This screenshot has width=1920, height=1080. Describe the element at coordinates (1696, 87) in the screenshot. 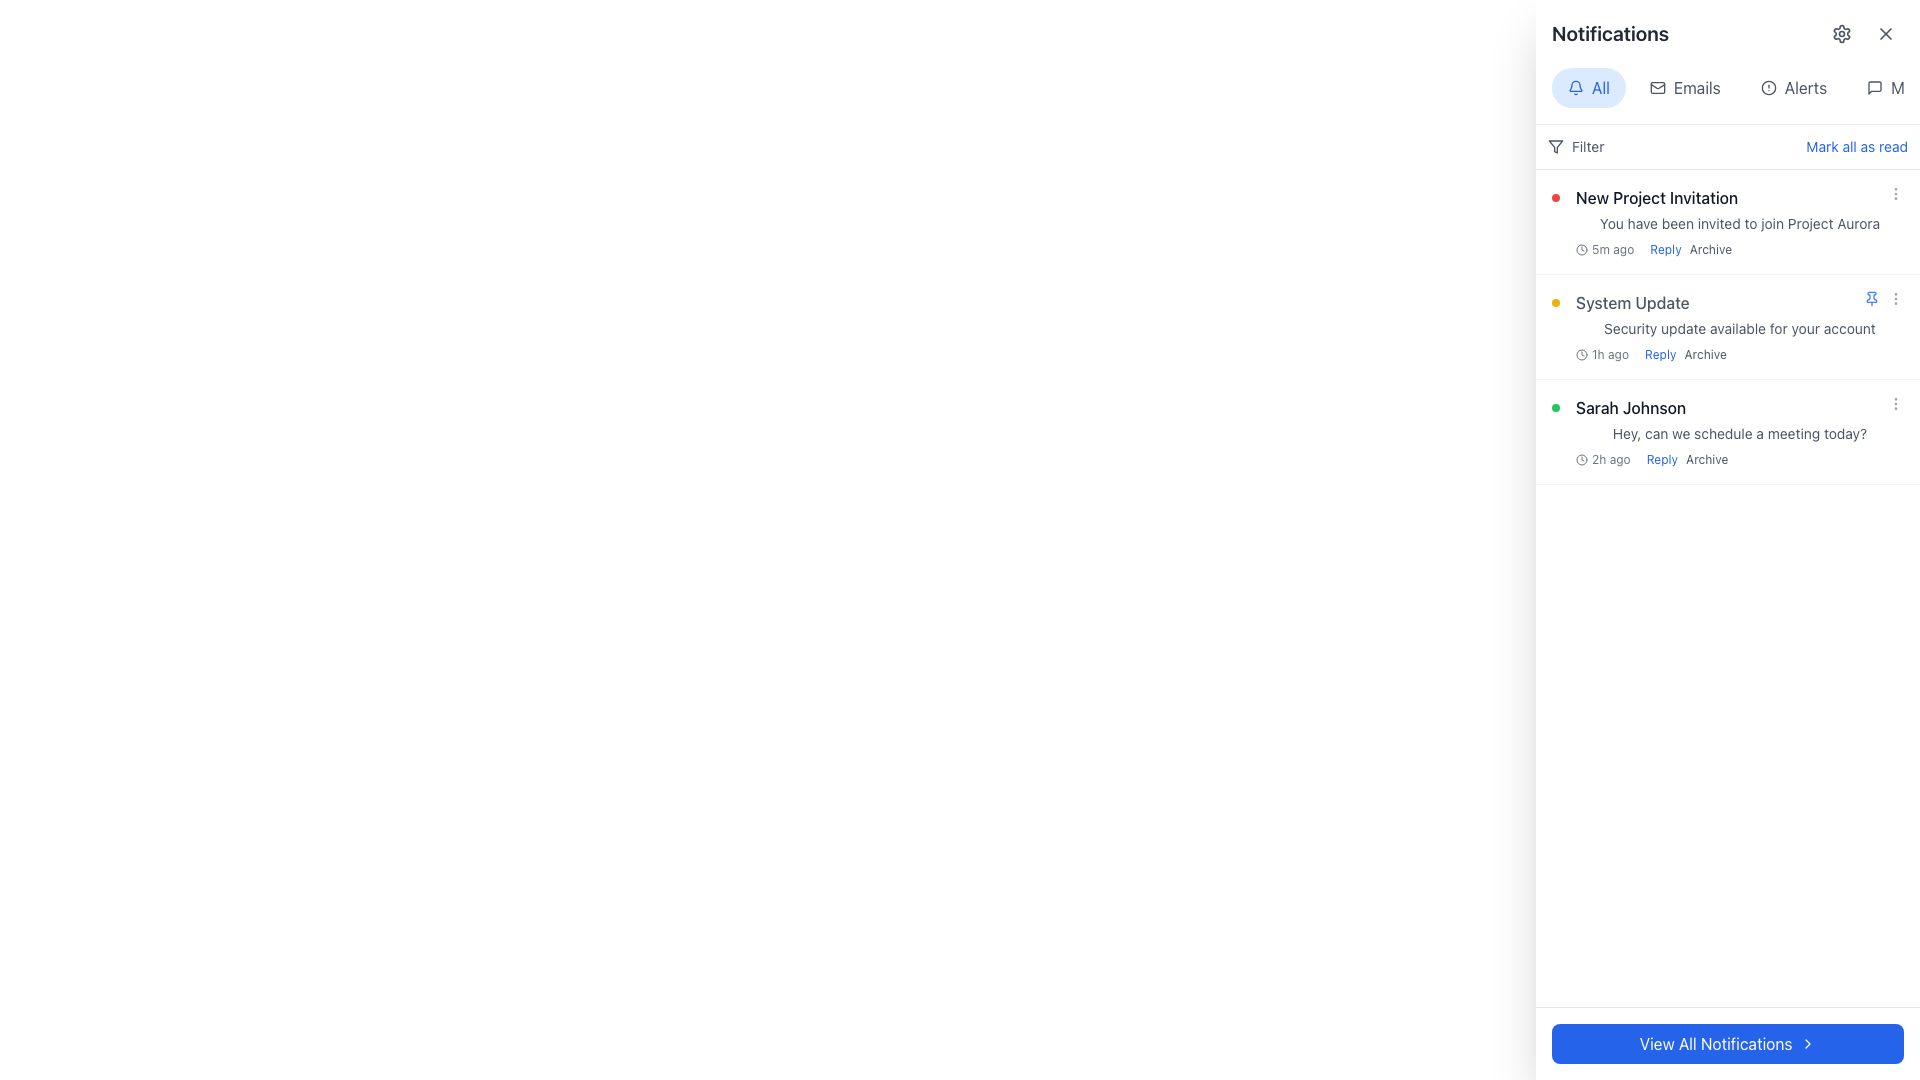

I see `the text button or label that filters notifications based on email-type entries located in the notification area at the top of the notification list, specifically in the horizontal filter bar, immediately following an envelope icon` at that location.